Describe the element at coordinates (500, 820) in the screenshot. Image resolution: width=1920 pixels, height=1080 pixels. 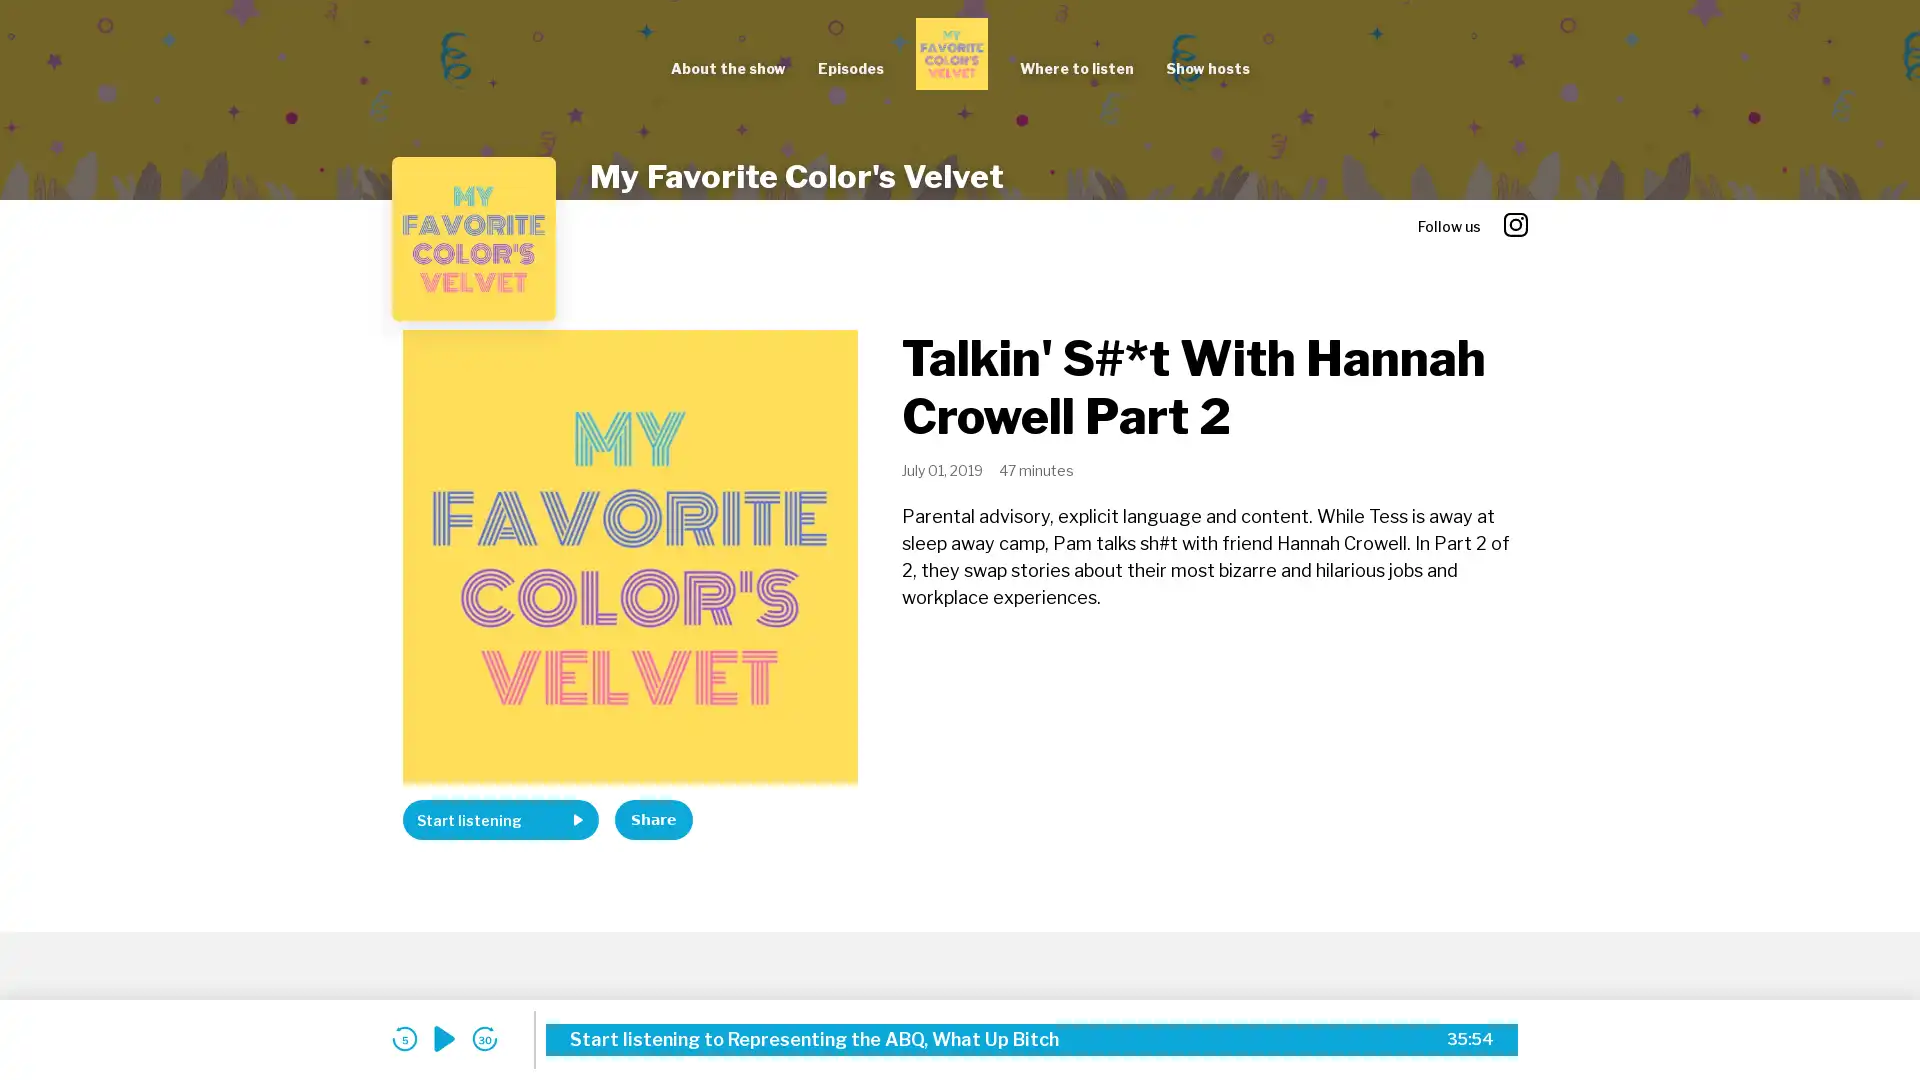
I see `Start listening` at that location.